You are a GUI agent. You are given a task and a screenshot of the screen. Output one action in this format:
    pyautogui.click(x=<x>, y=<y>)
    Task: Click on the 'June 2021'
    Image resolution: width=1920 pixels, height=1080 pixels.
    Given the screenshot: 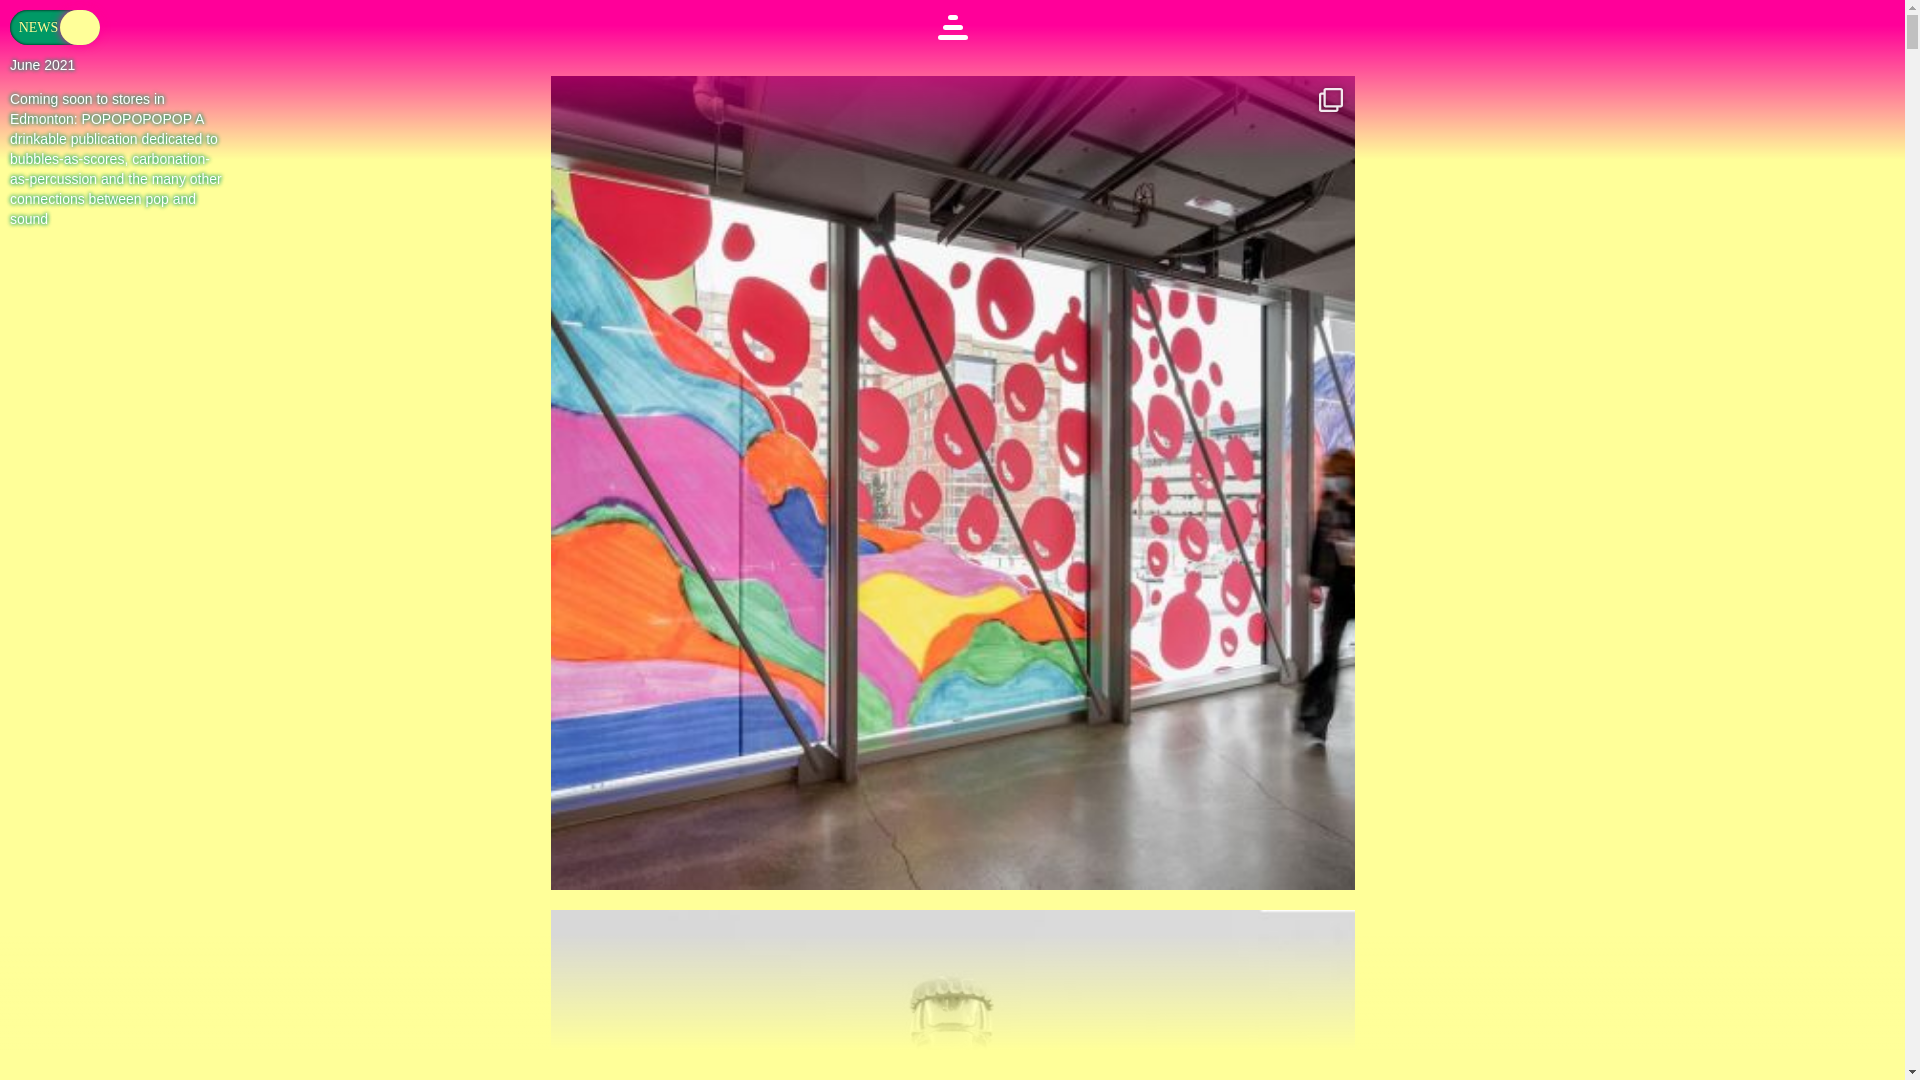 What is the action you would take?
    pyautogui.click(x=9, y=64)
    